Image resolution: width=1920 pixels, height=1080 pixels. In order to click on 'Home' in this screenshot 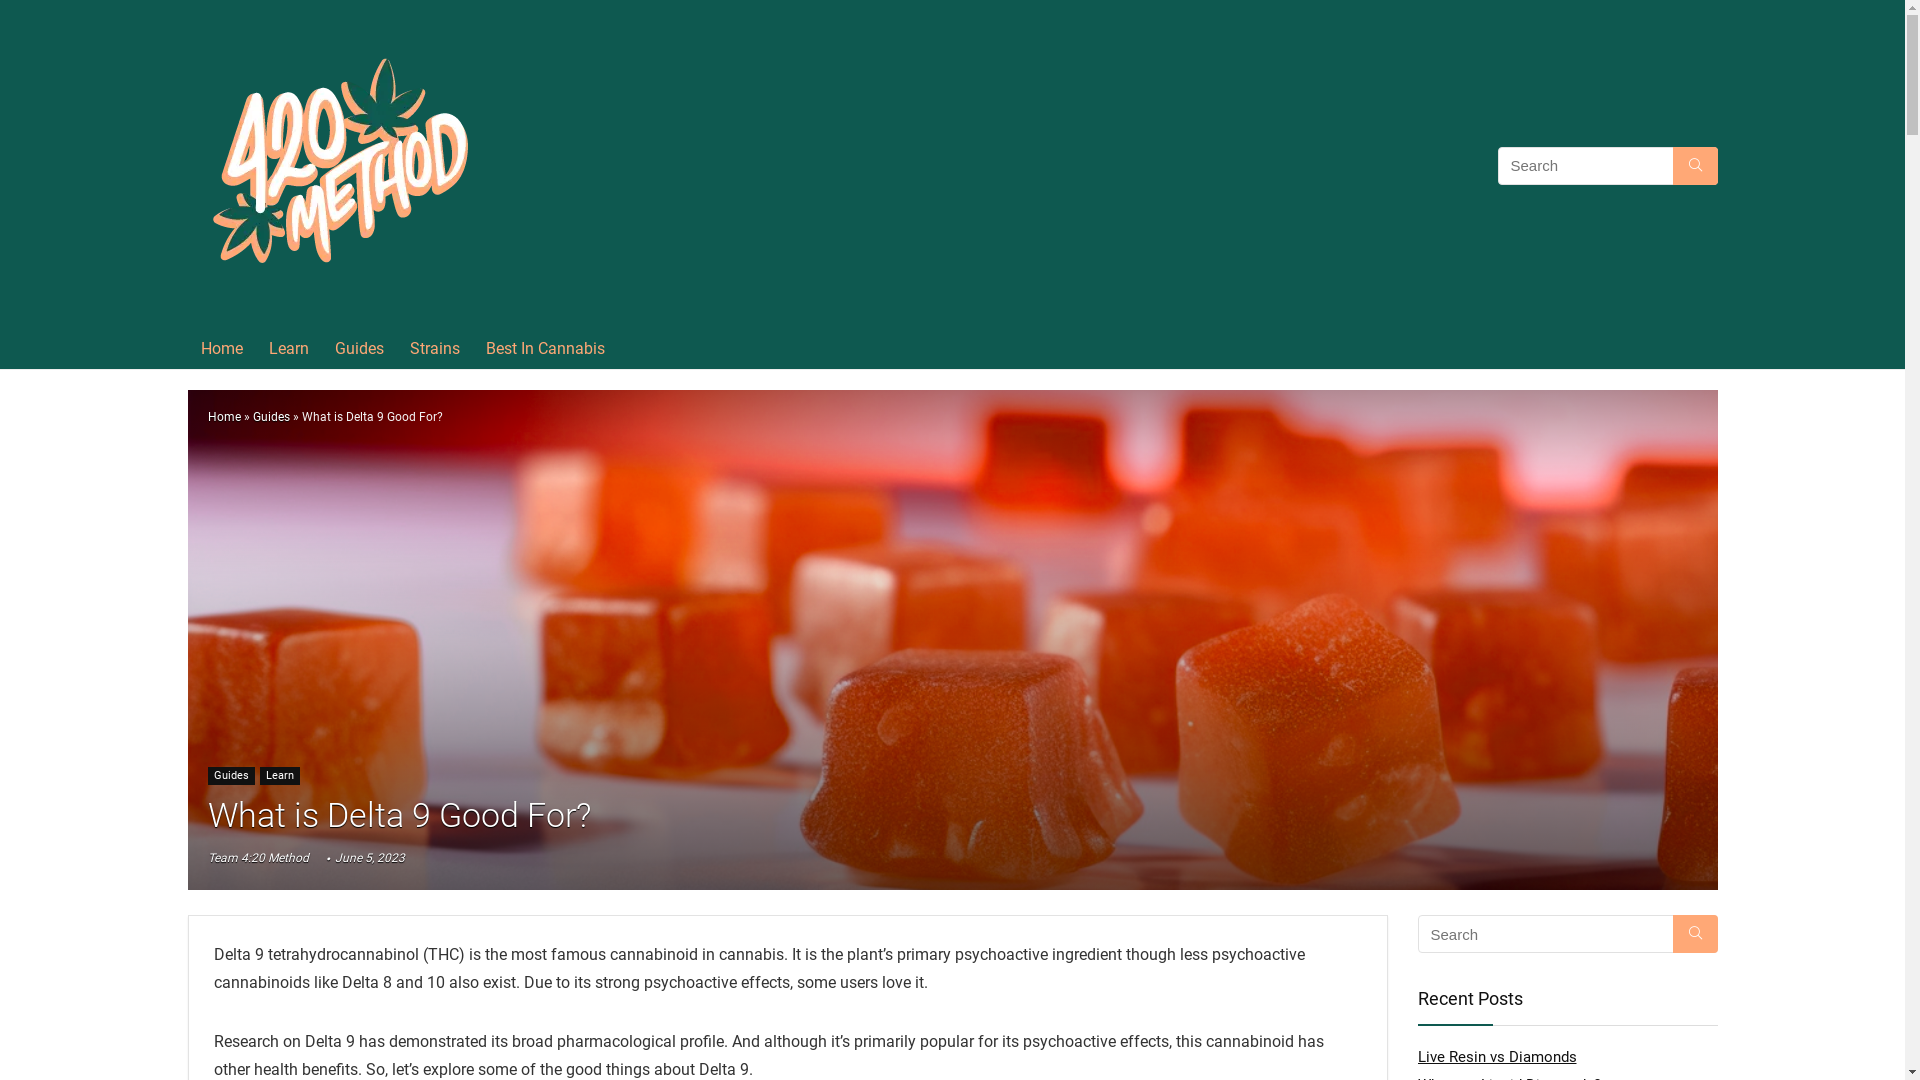, I will do `click(224, 415)`.